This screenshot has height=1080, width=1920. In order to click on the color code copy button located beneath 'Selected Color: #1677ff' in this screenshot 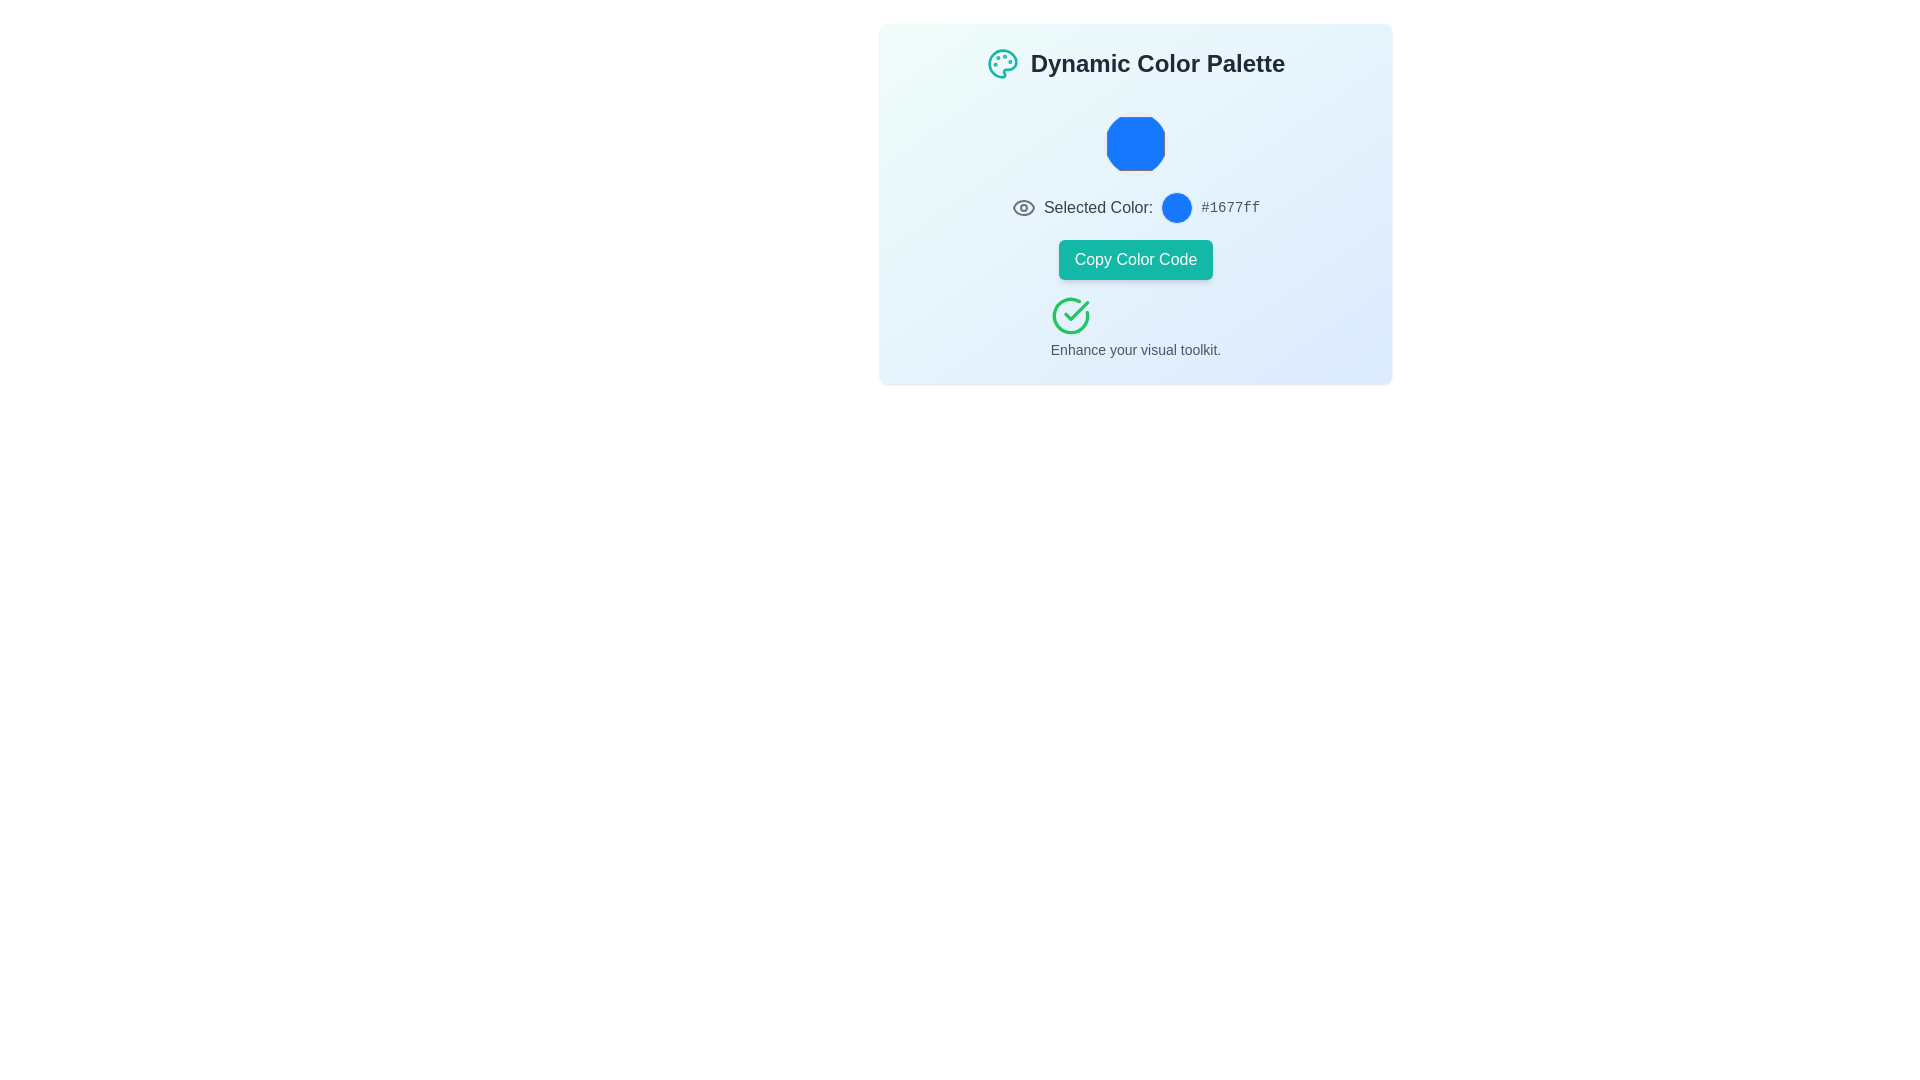, I will do `click(1136, 258)`.